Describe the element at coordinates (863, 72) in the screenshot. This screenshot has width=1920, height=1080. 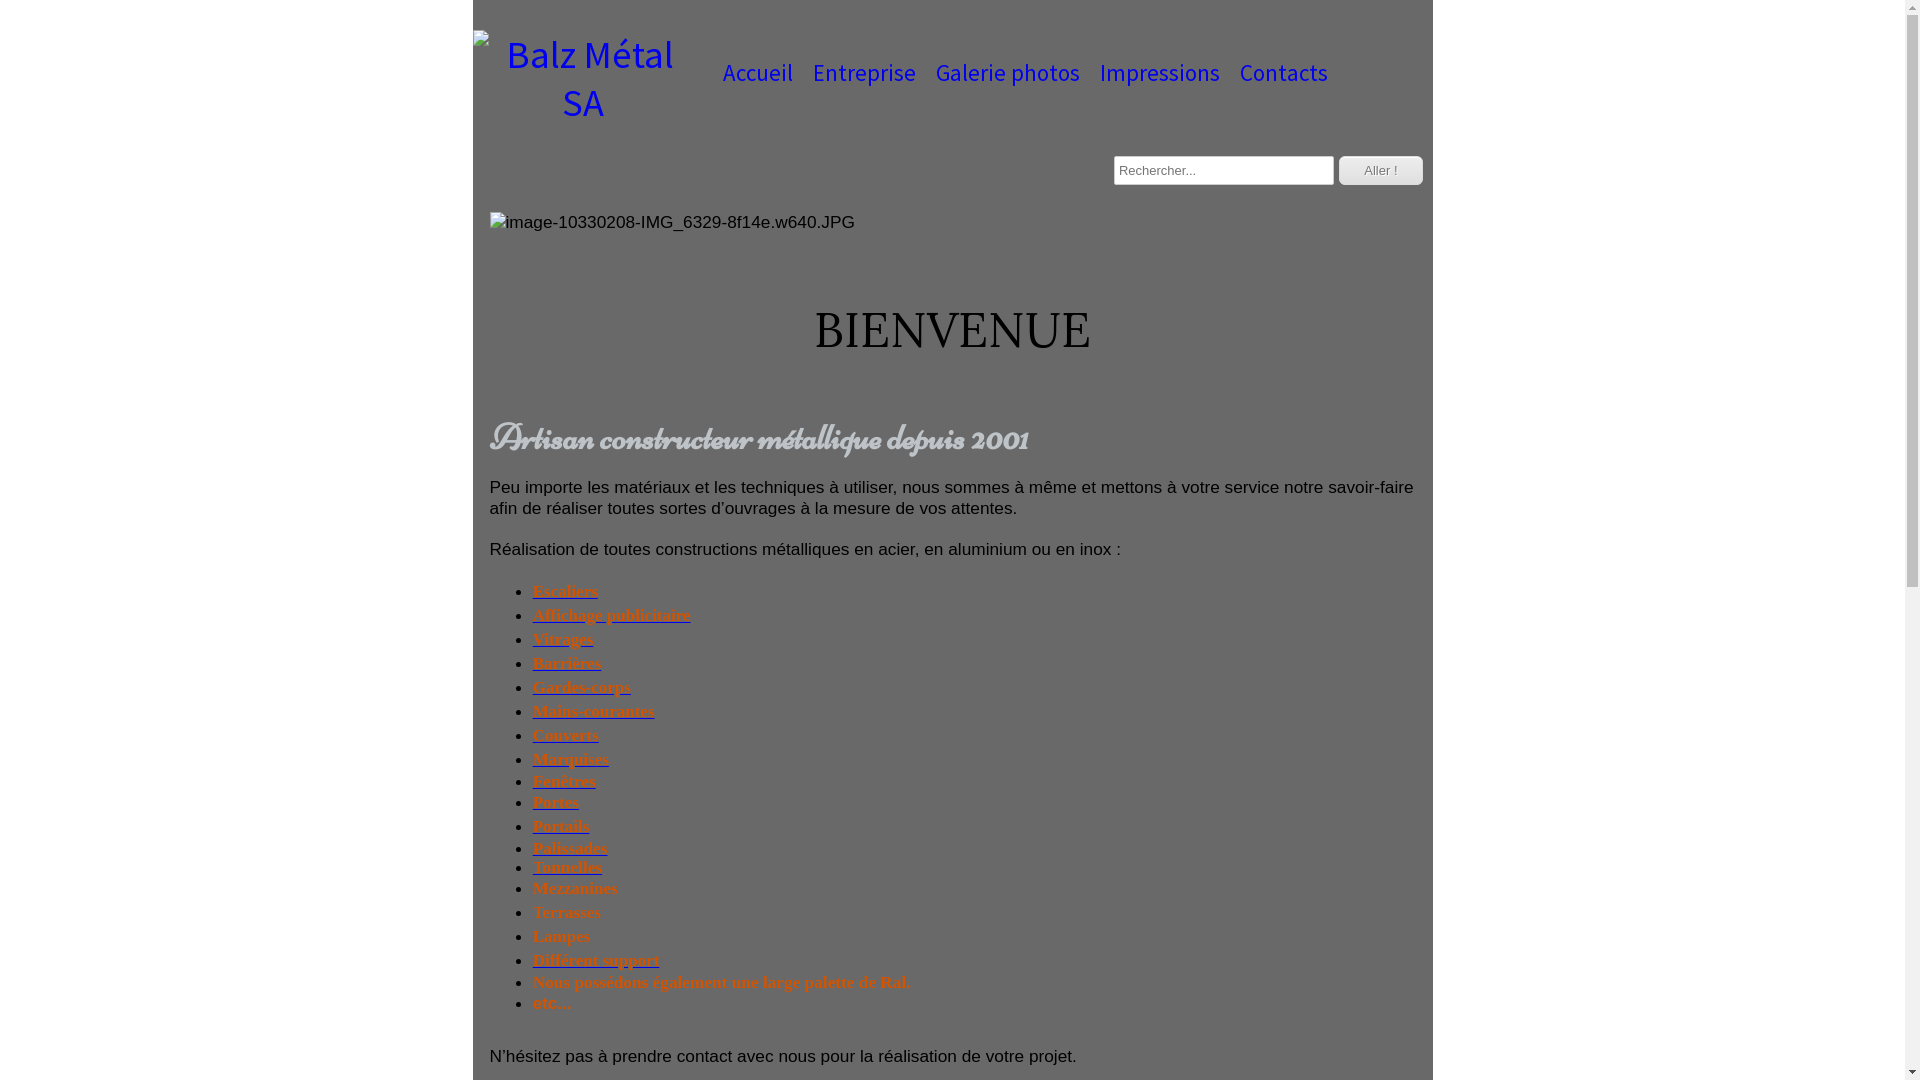
I see `'Entreprise'` at that location.